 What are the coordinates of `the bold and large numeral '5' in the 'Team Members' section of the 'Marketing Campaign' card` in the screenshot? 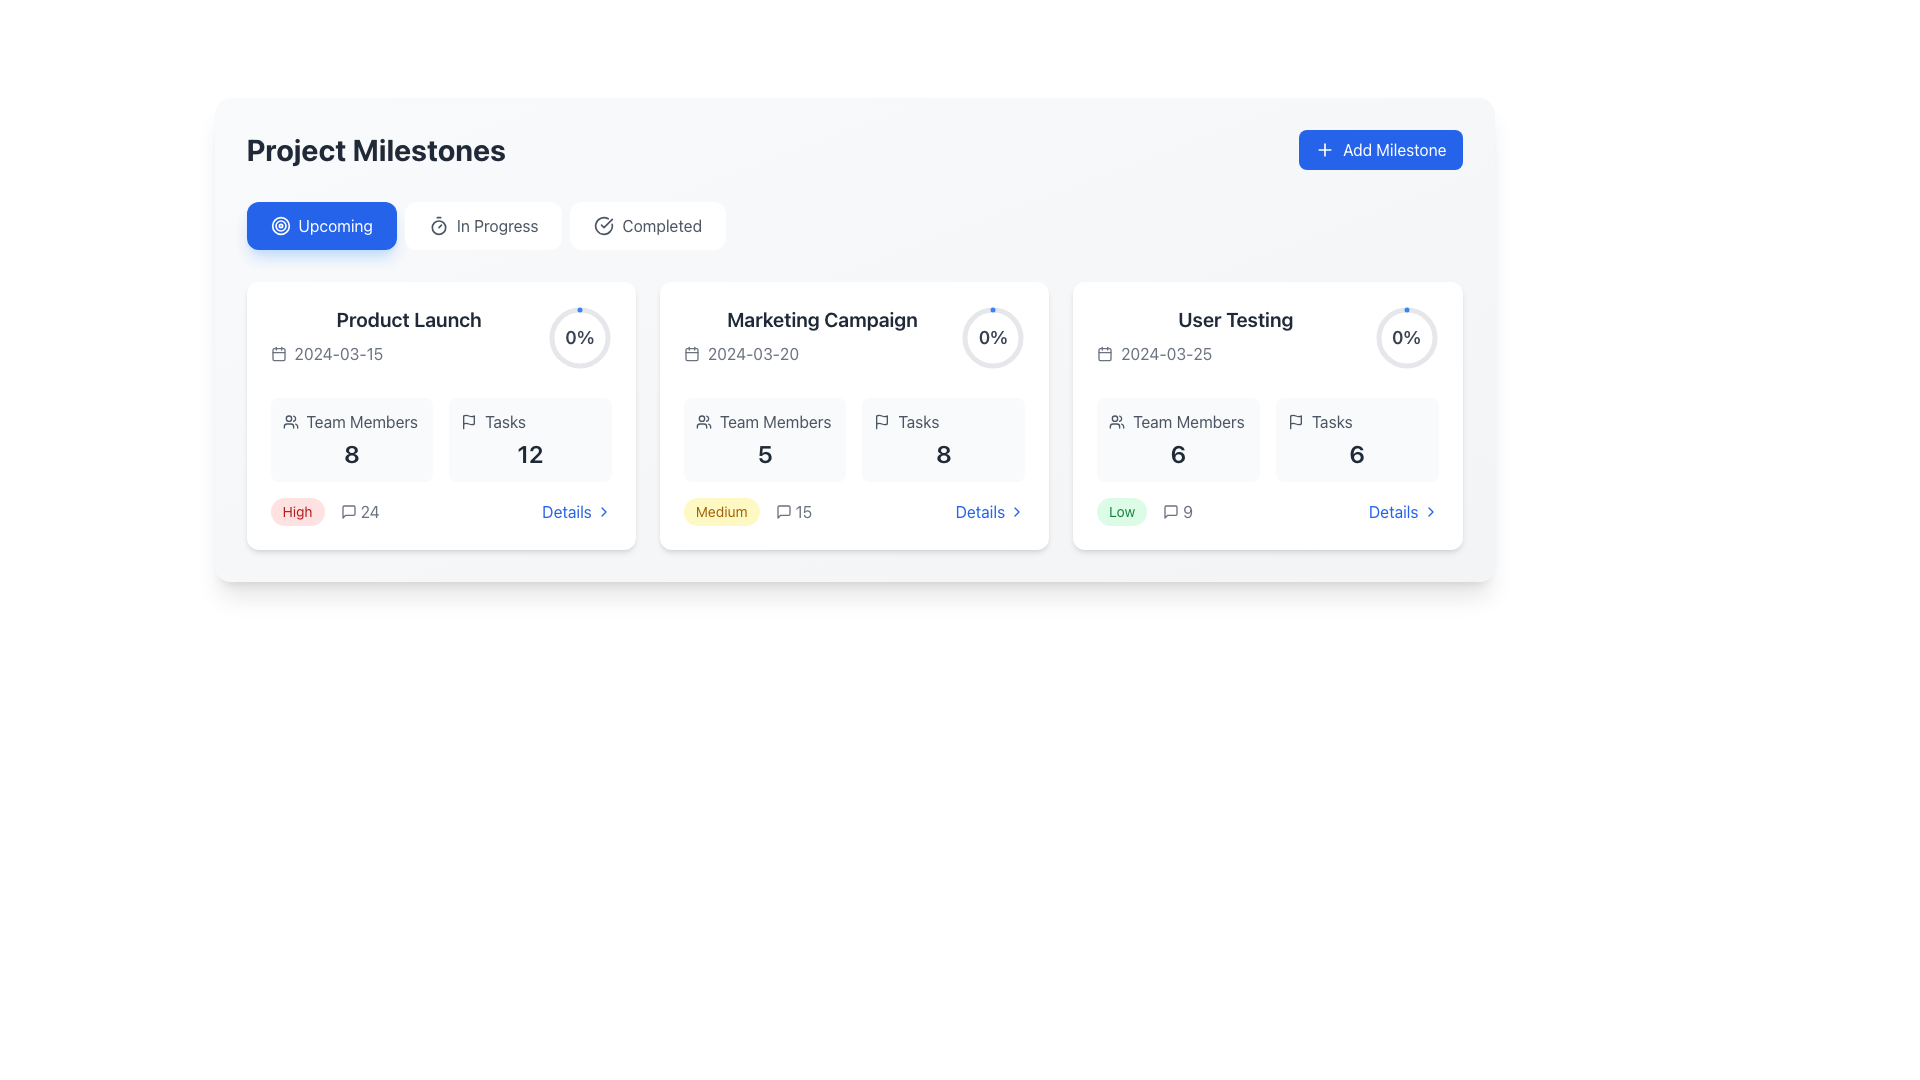 It's located at (764, 454).